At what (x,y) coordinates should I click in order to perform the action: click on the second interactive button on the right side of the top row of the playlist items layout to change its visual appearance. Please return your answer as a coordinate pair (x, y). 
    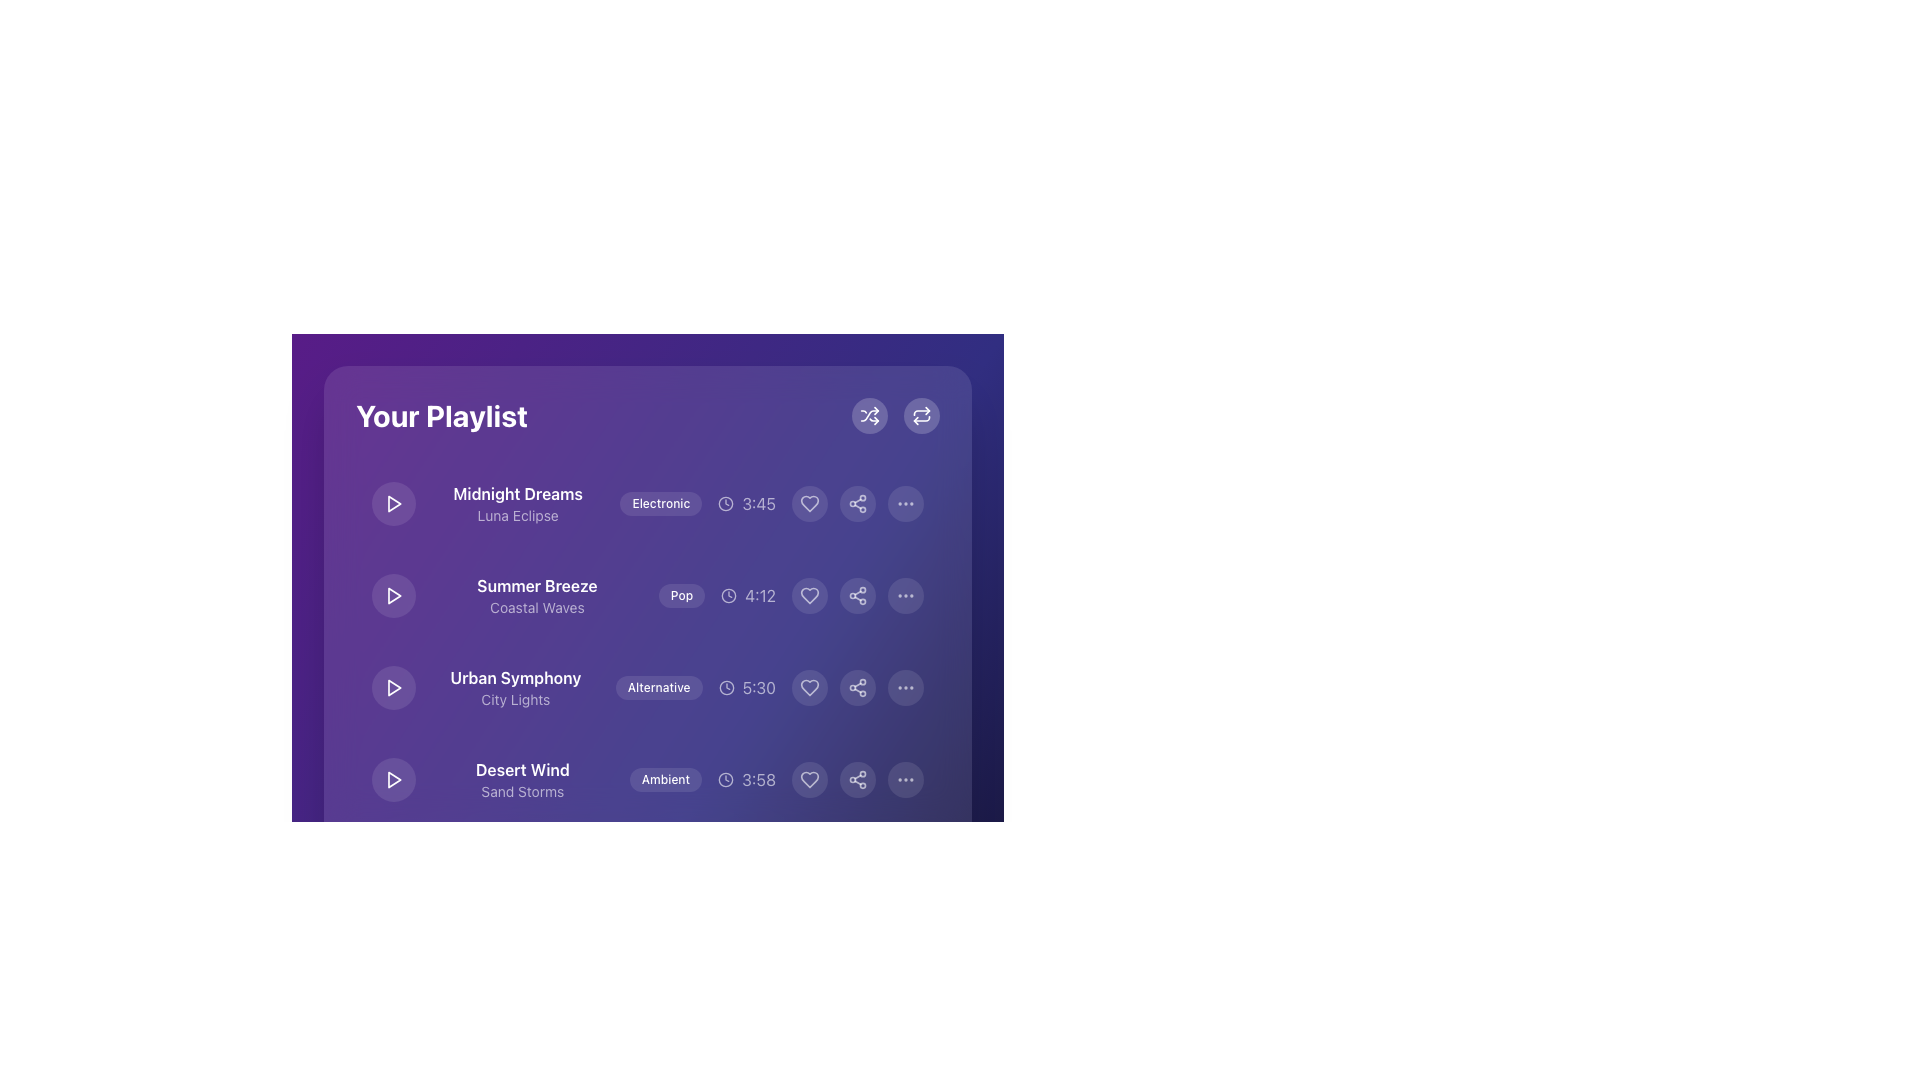
    Looking at the image, I should click on (858, 503).